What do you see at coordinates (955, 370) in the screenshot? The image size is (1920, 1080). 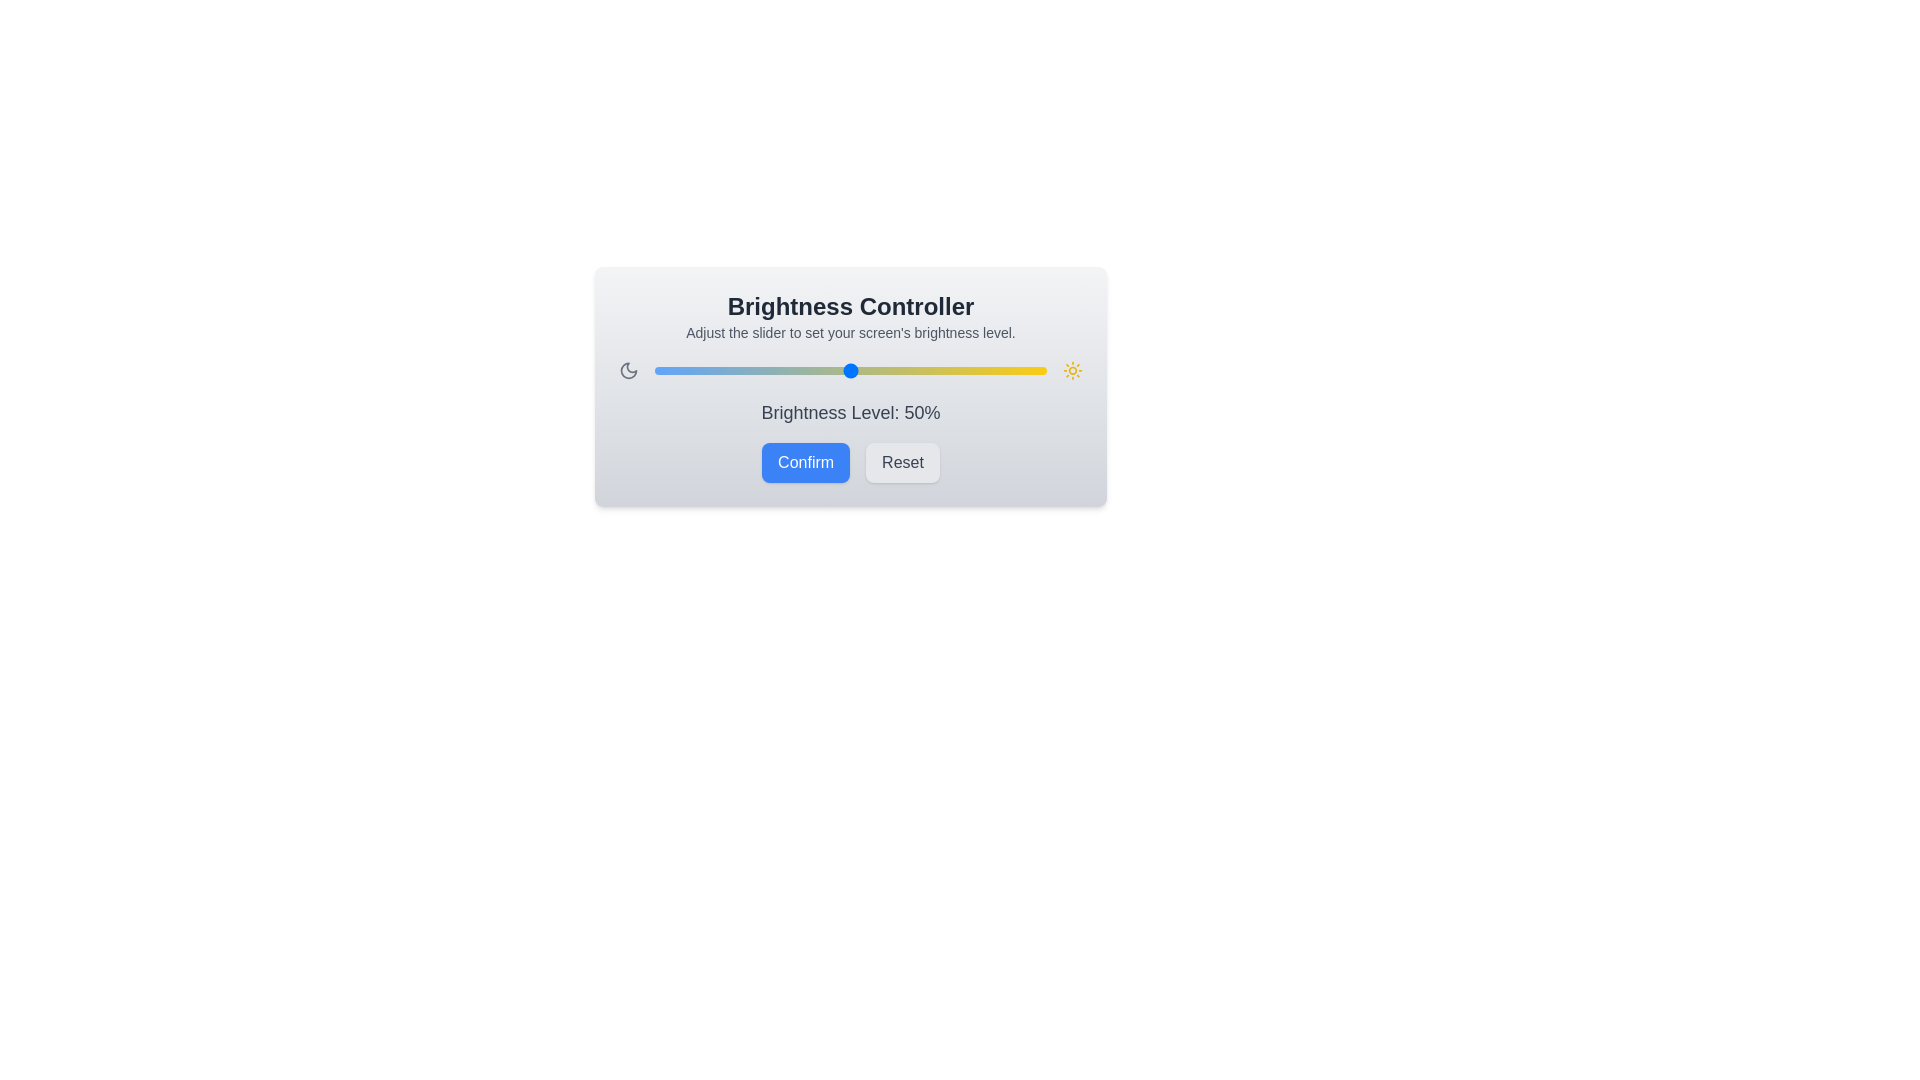 I see `the brightness slider to set the brightness level to 77%` at bounding box center [955, 370].